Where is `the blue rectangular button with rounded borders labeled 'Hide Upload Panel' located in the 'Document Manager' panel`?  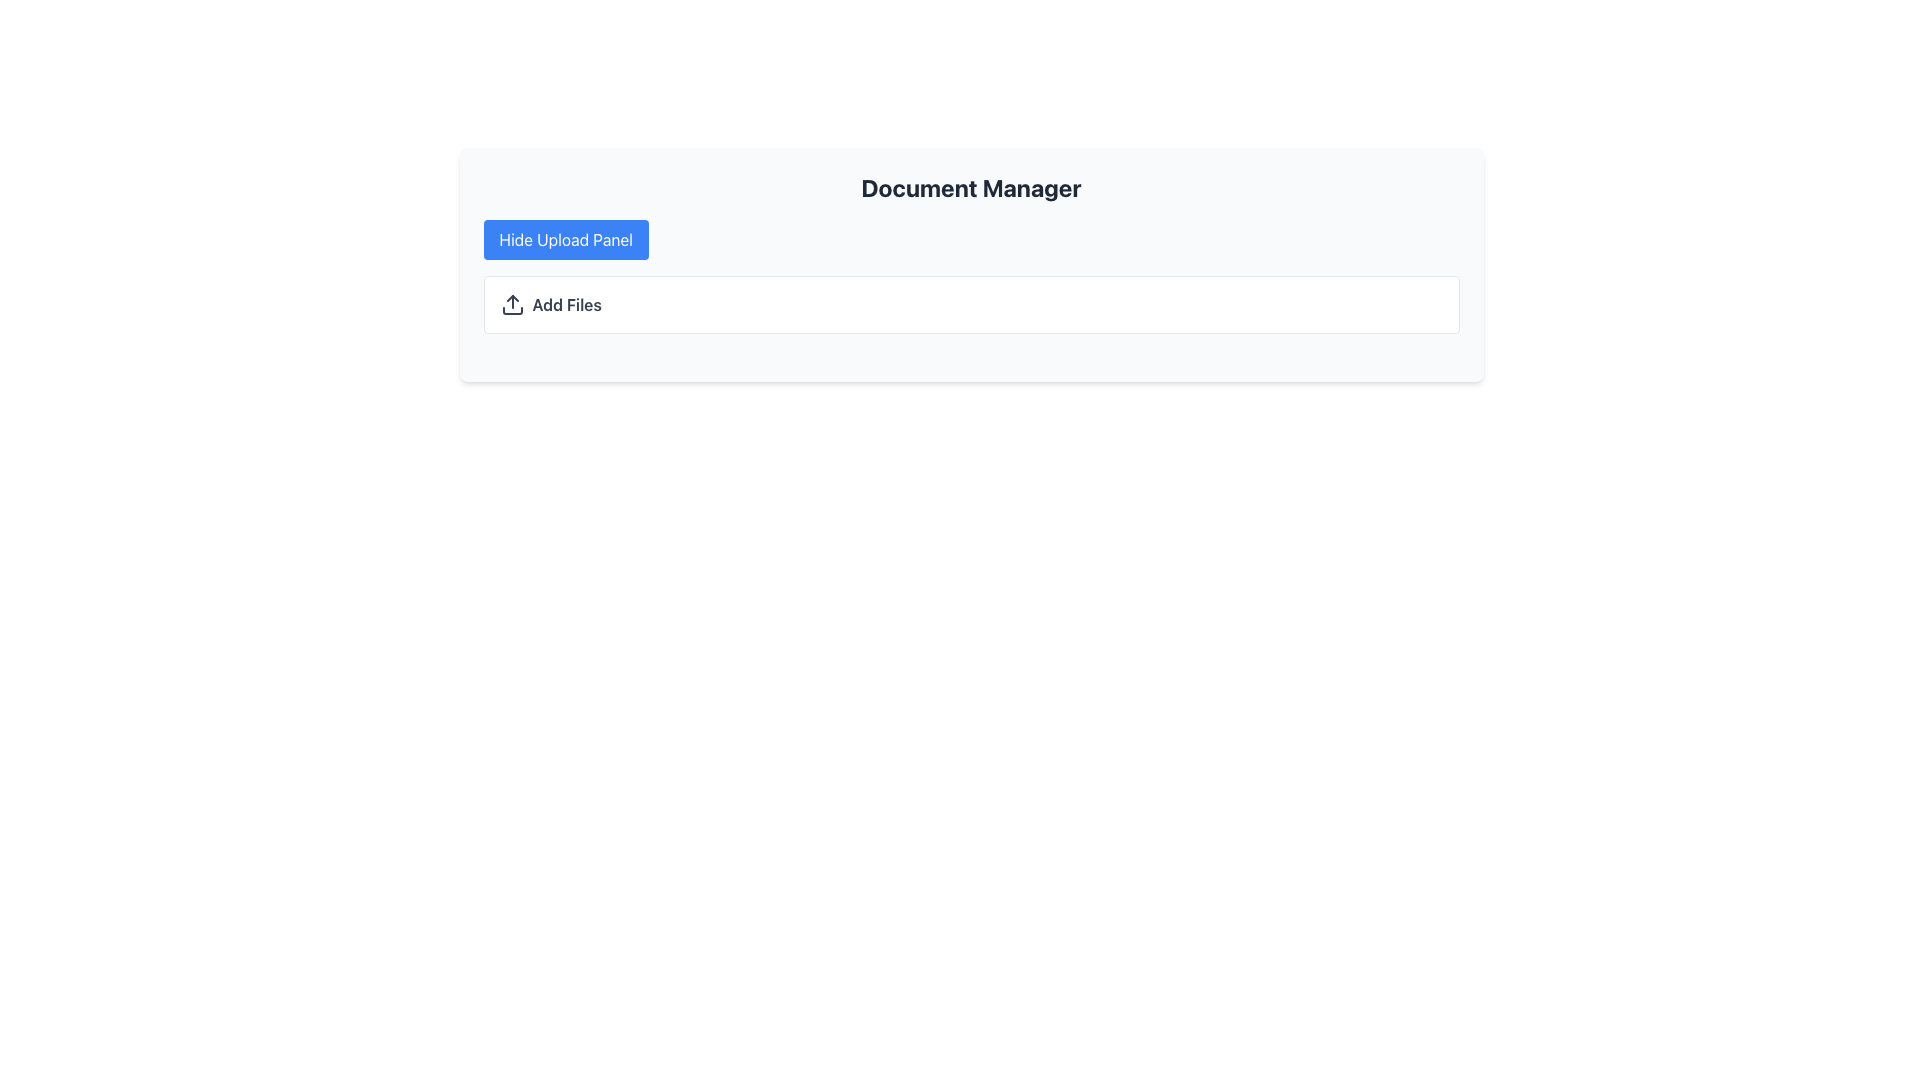 the blue rectangular button with rounded borders labeled 'Hide Upload Panel' located in the 'Document Manager' panel is located at coordinates (565, 238).